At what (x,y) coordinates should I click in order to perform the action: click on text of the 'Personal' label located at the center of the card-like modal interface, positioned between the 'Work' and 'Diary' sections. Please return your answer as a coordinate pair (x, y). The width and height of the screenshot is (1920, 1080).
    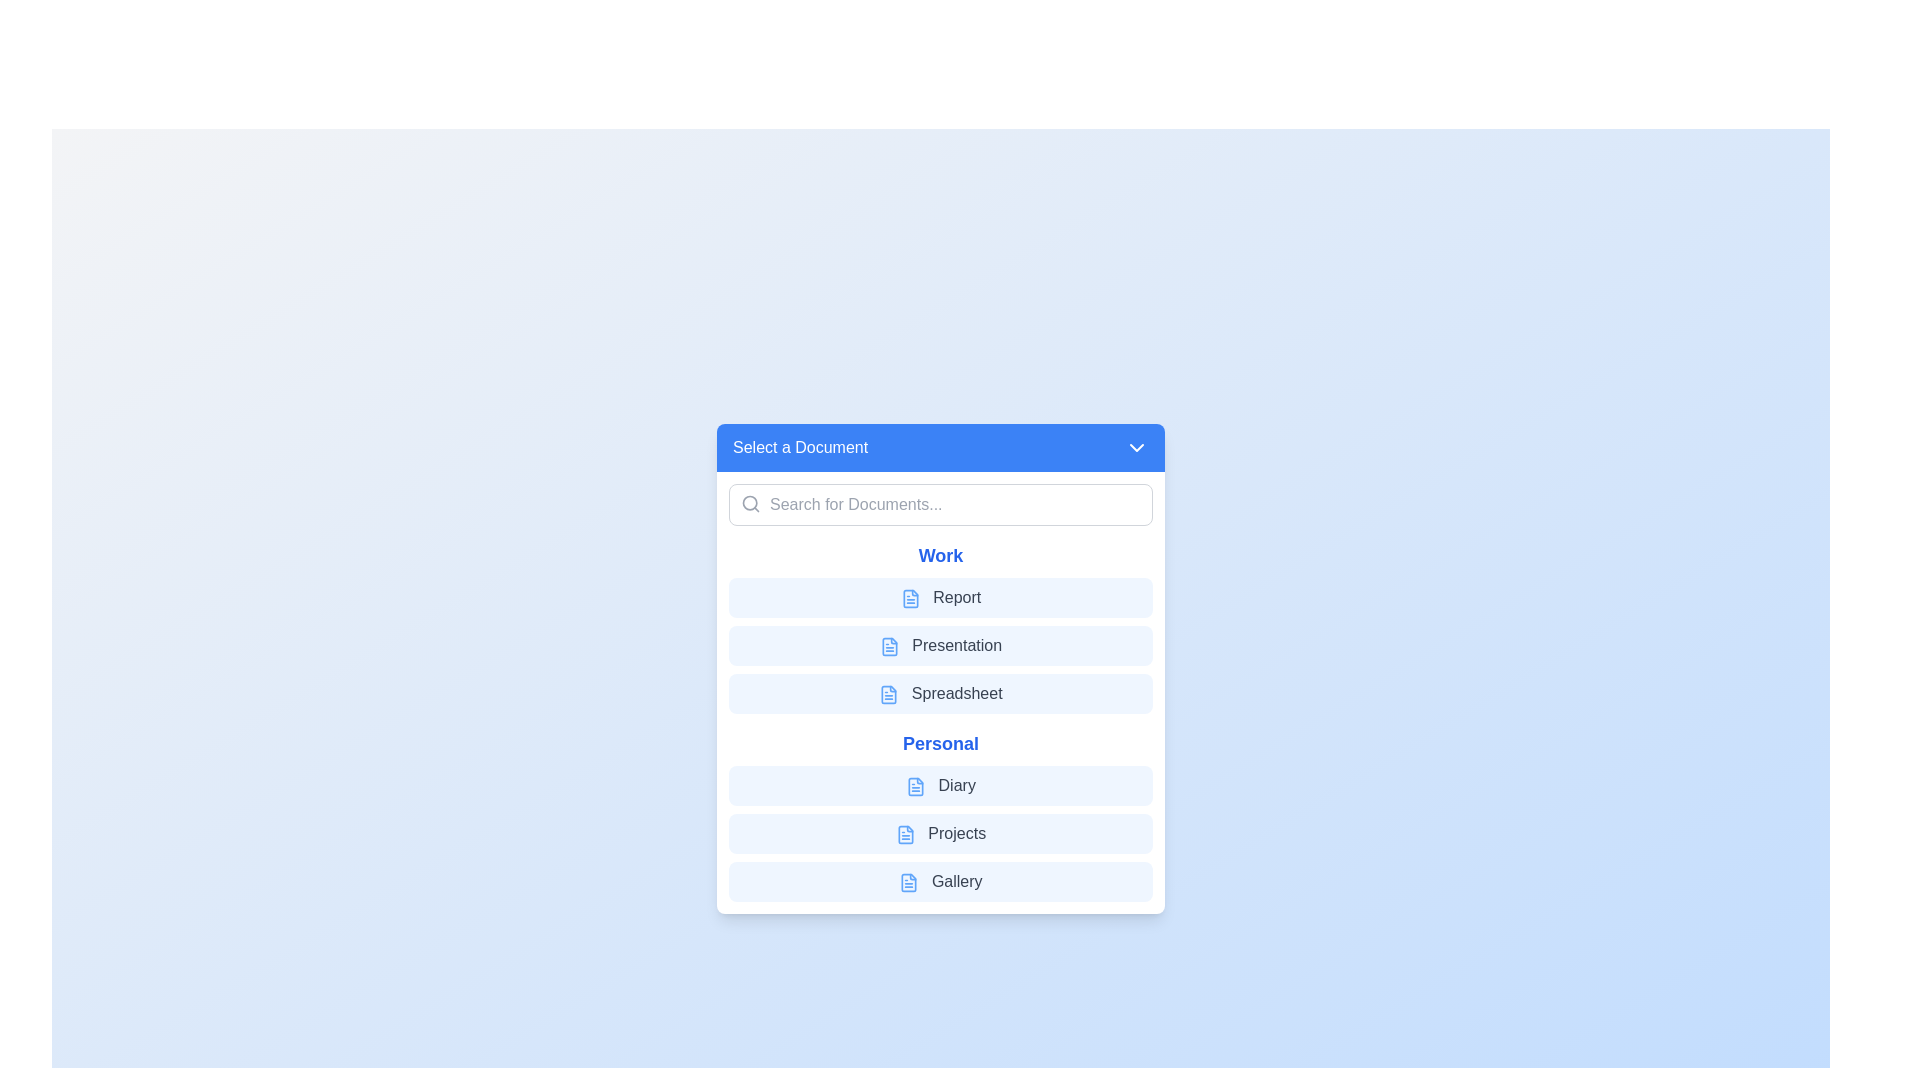
    Looking at the image, I should click on (939, 744).